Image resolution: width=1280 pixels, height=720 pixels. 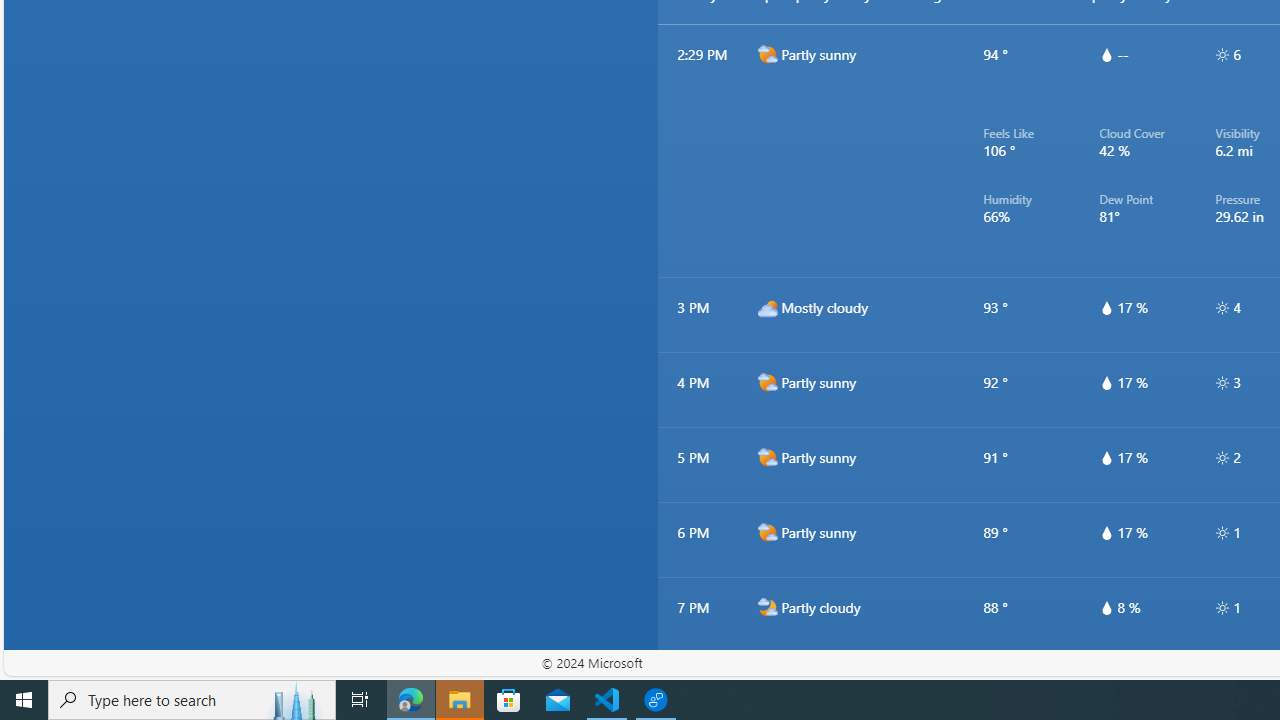 What do you see at coordinates (766, 531) in the screenshot?
I see `'d2000'` at bounding box center [766, 531].